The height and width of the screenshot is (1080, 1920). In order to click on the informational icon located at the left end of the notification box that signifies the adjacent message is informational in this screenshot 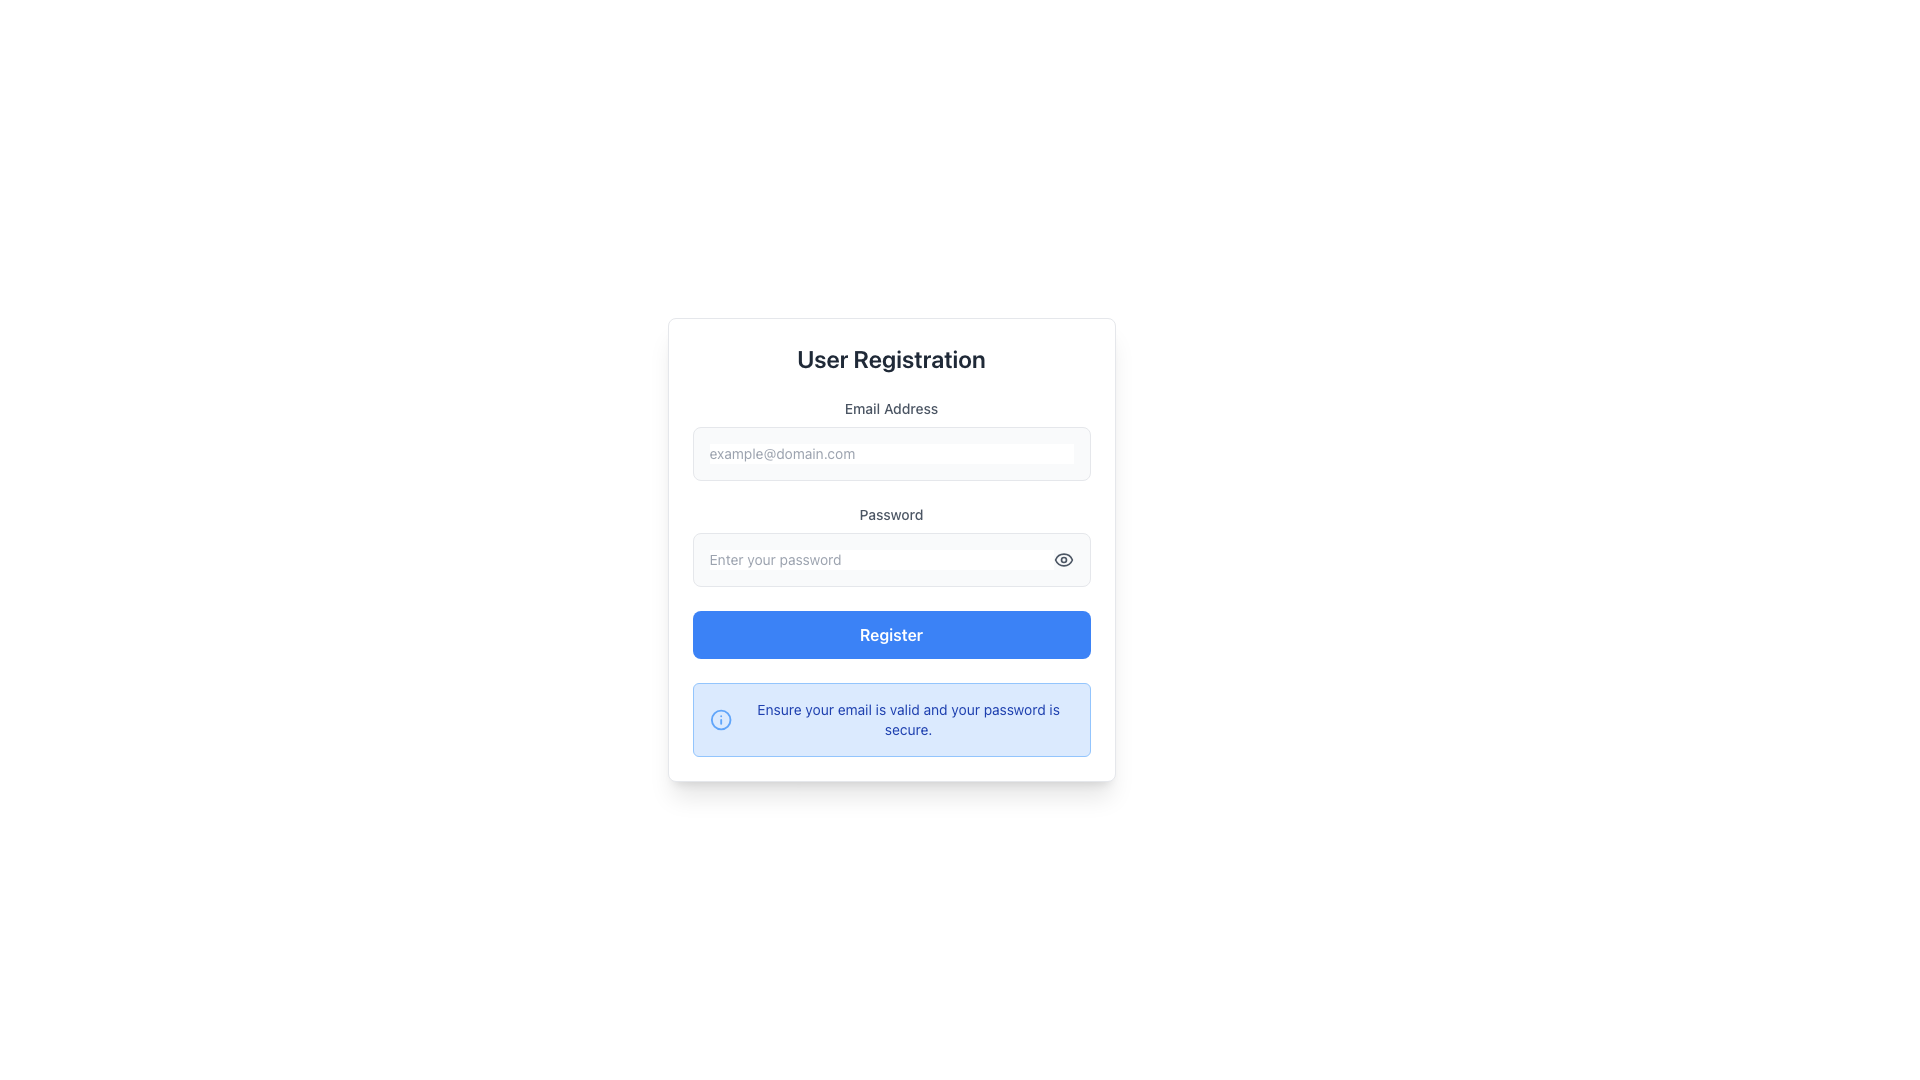, I will do `click(720, 720)`.